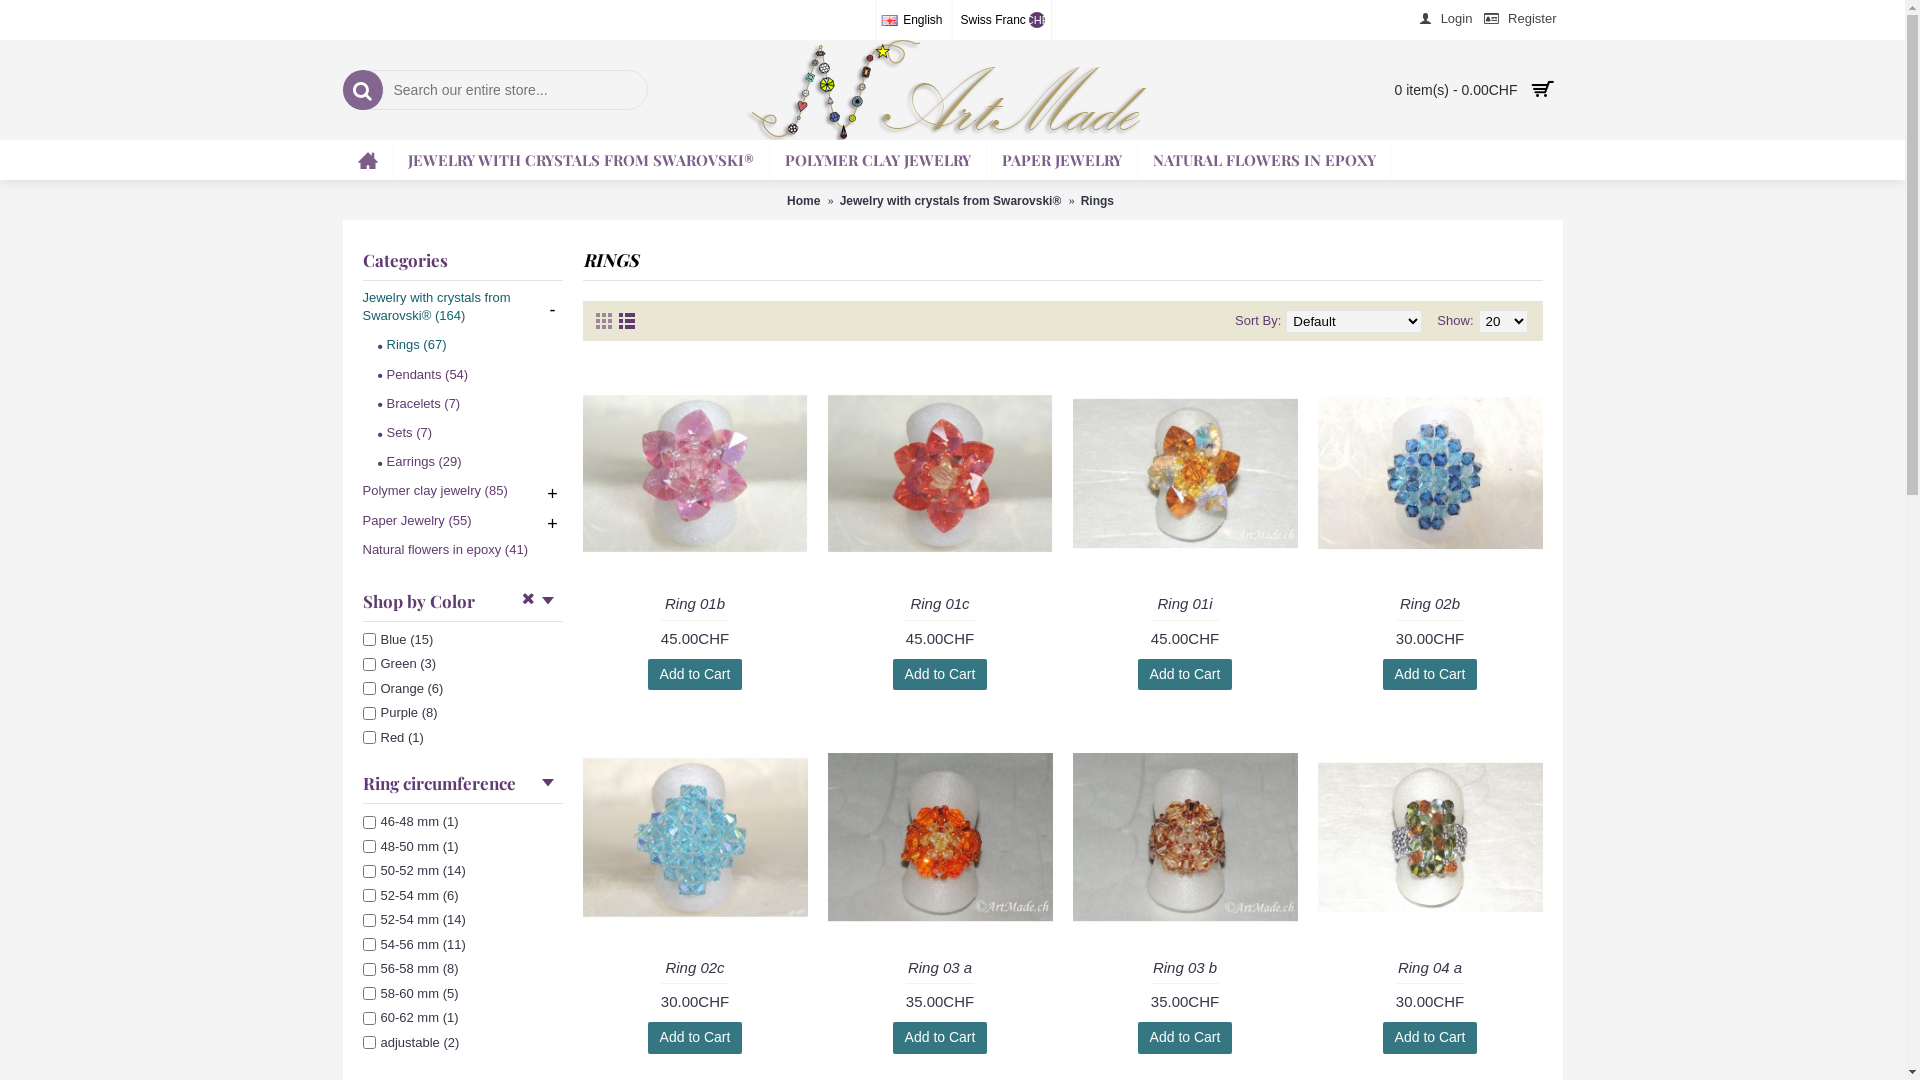 Image resolution: width=1920 pixels, height=1080 pixels. I want to click on 'Natural flowers in epoxy (41)', so click(460, 547).